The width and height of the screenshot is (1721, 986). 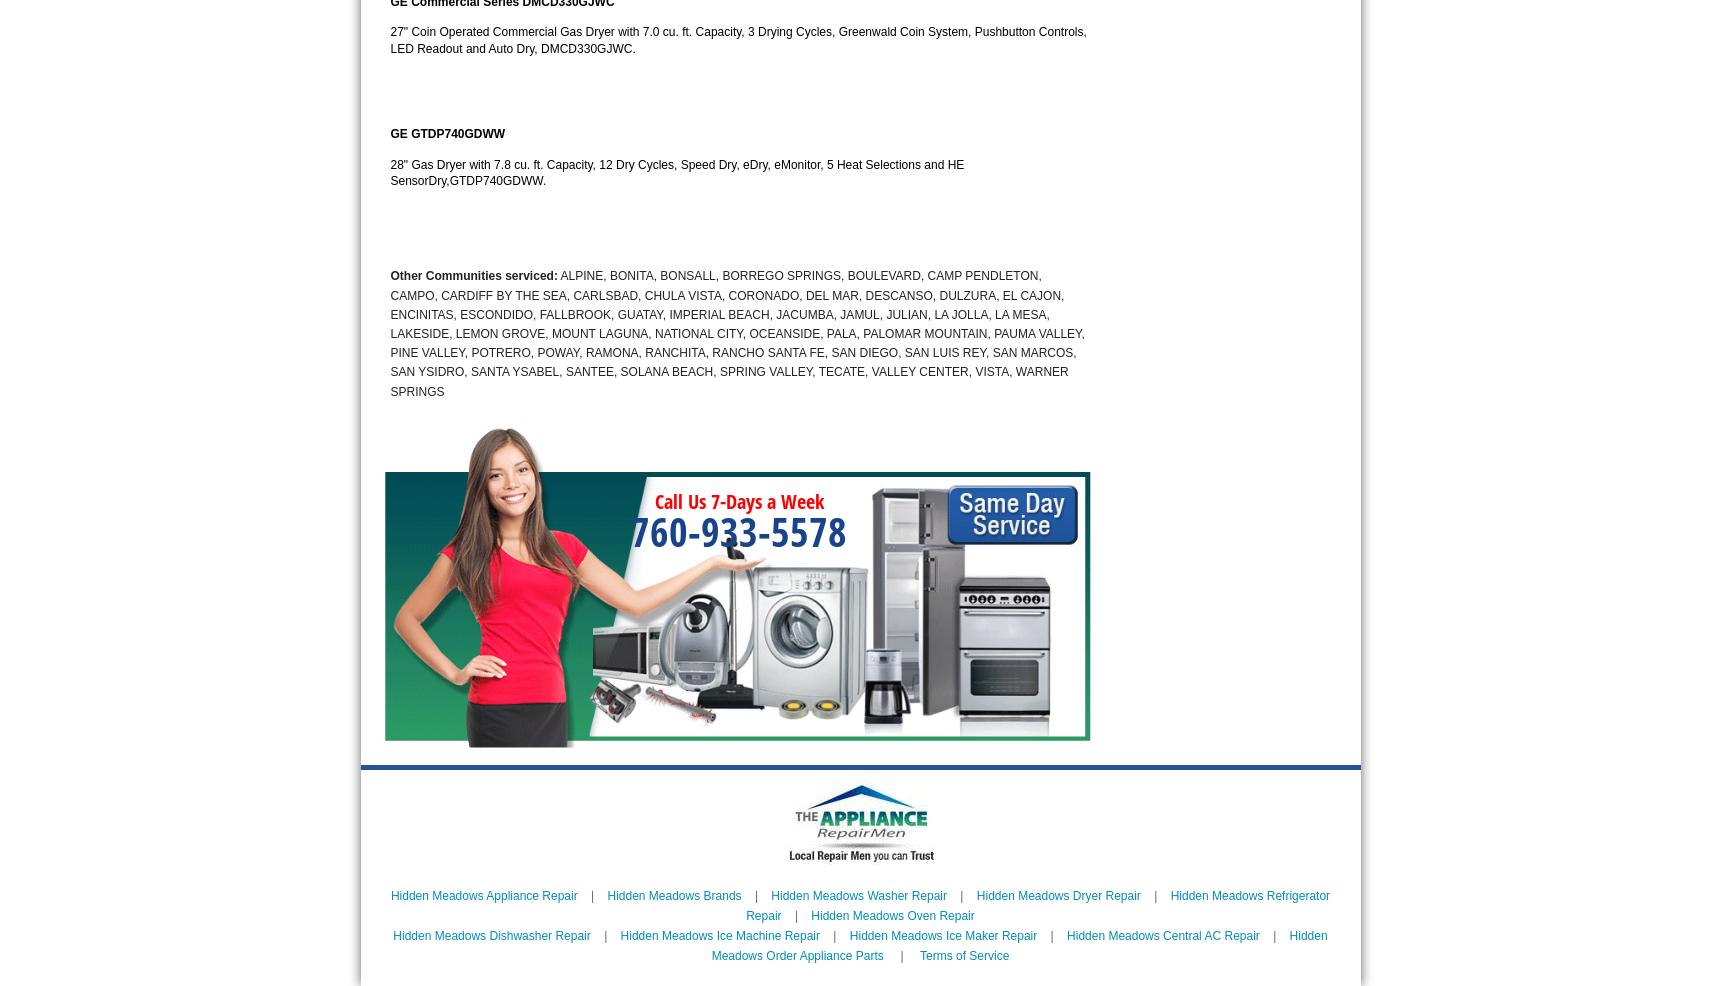 What do you see at coordinates (1058, 893) in the screenshot?
I see `'Hidden Meadows Dryer Repair'` at bounding box center [1058, 893].